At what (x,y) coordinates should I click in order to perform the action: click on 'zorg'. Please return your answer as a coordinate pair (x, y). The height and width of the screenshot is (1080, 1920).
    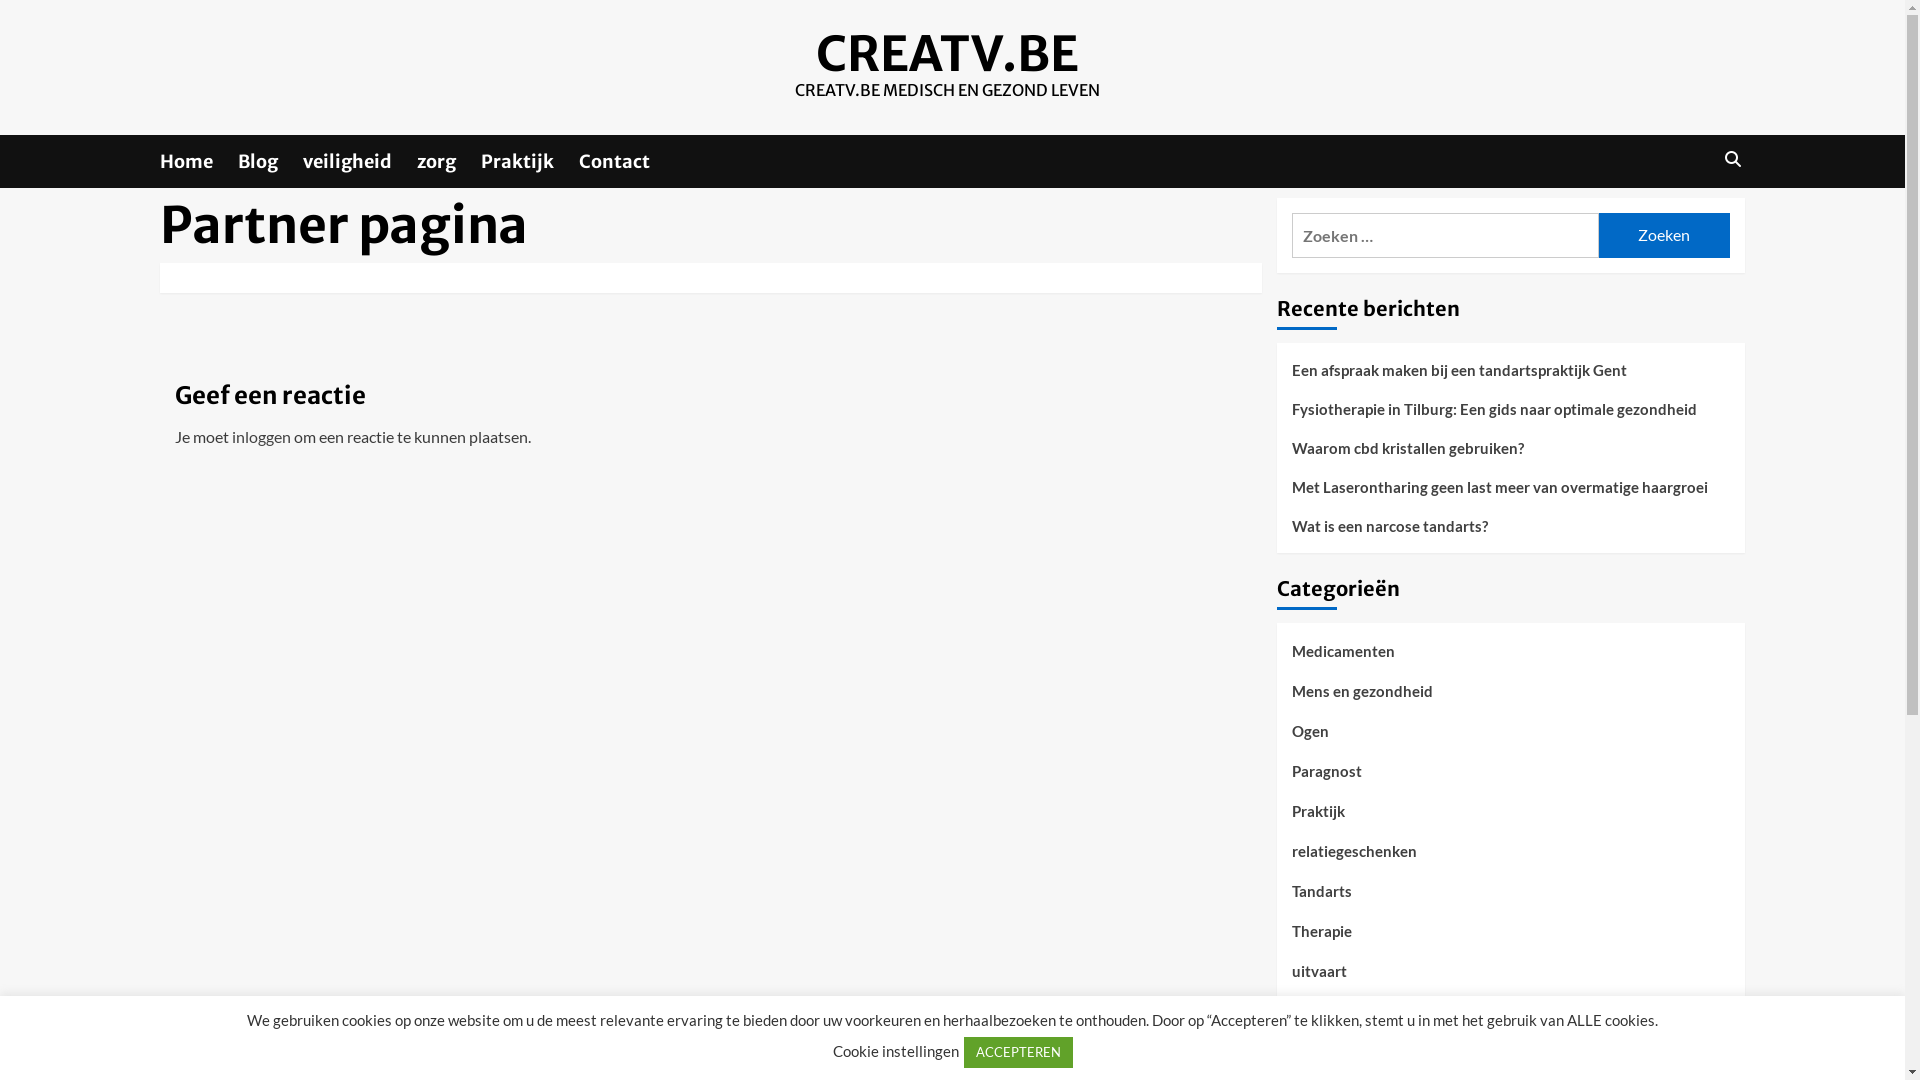
    Looking at the image, I should click on (416, 160).